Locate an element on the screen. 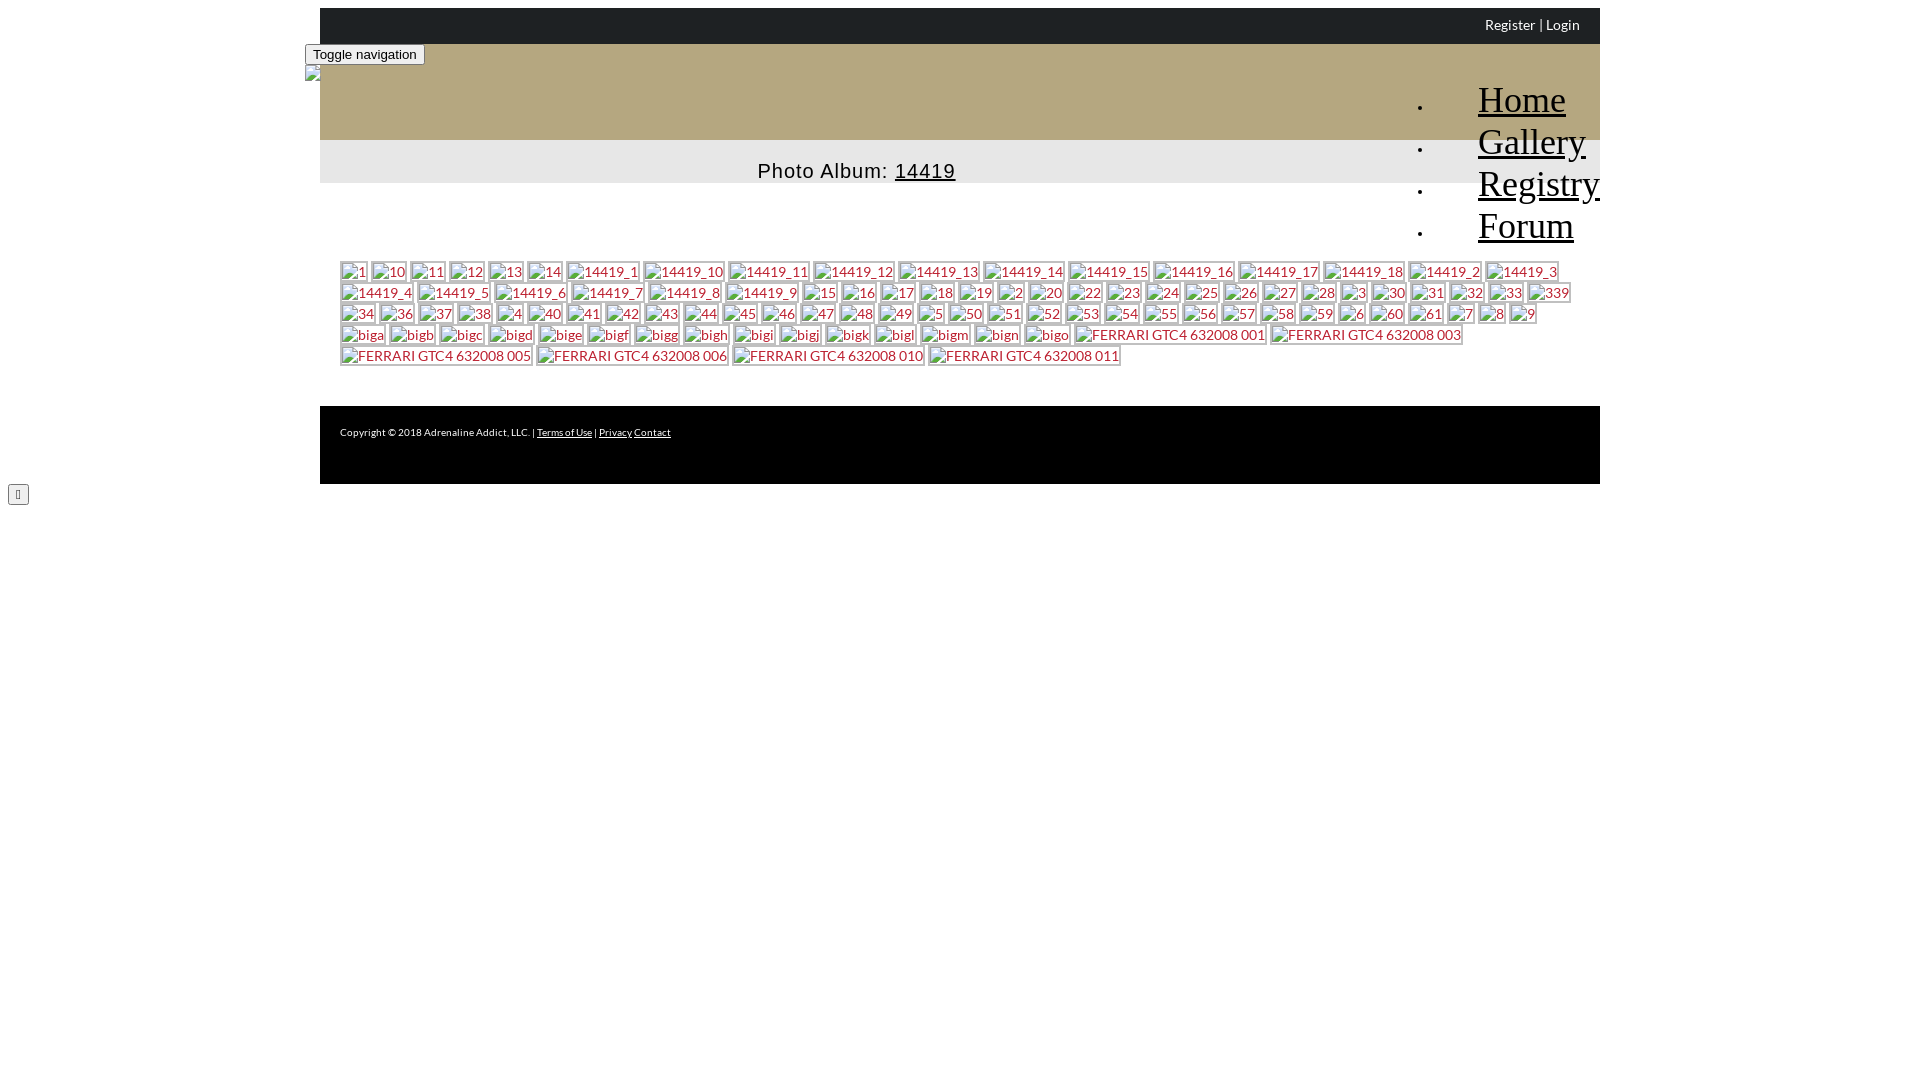 The image size is (1920, 1080). '14419_8 (click to enlarge)' is located at coordinates (648, 292).